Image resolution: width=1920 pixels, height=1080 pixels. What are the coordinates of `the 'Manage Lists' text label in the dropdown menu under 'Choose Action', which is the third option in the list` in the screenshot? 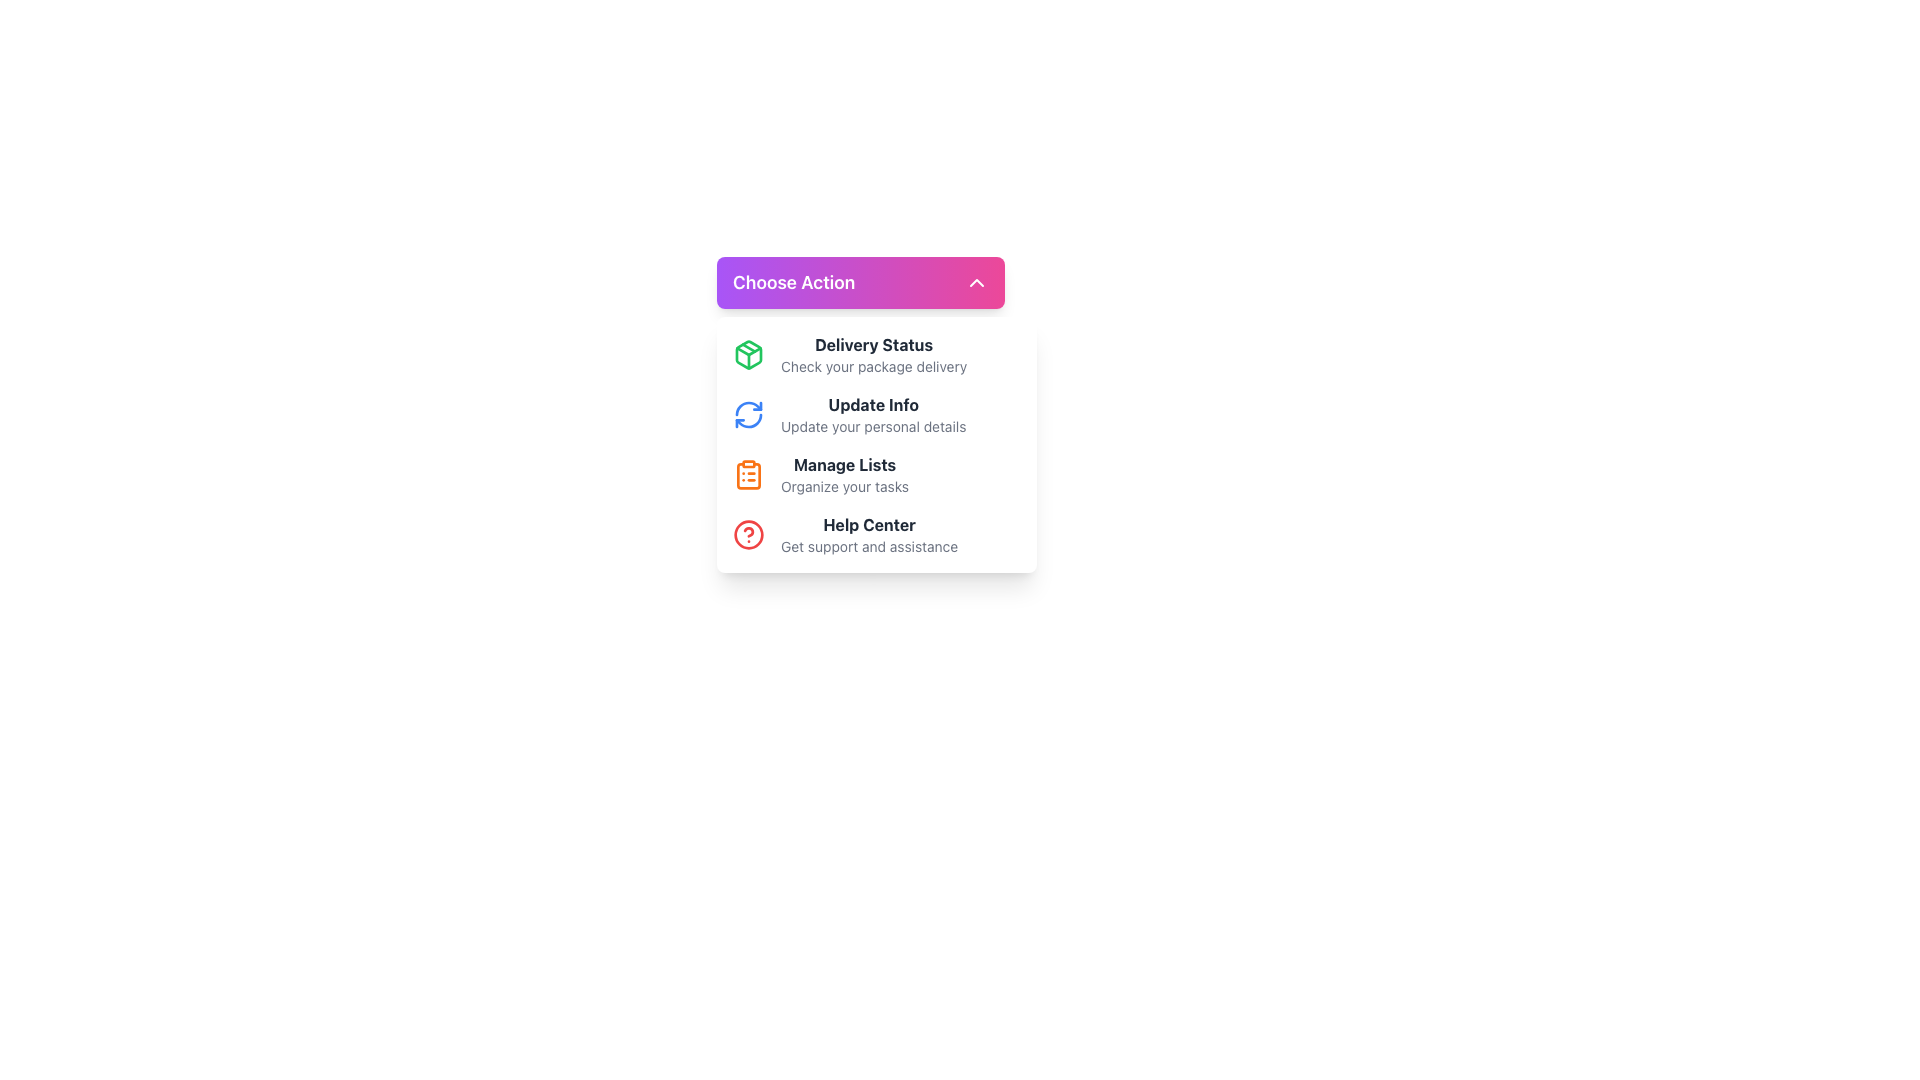 It's located at (844, 474).